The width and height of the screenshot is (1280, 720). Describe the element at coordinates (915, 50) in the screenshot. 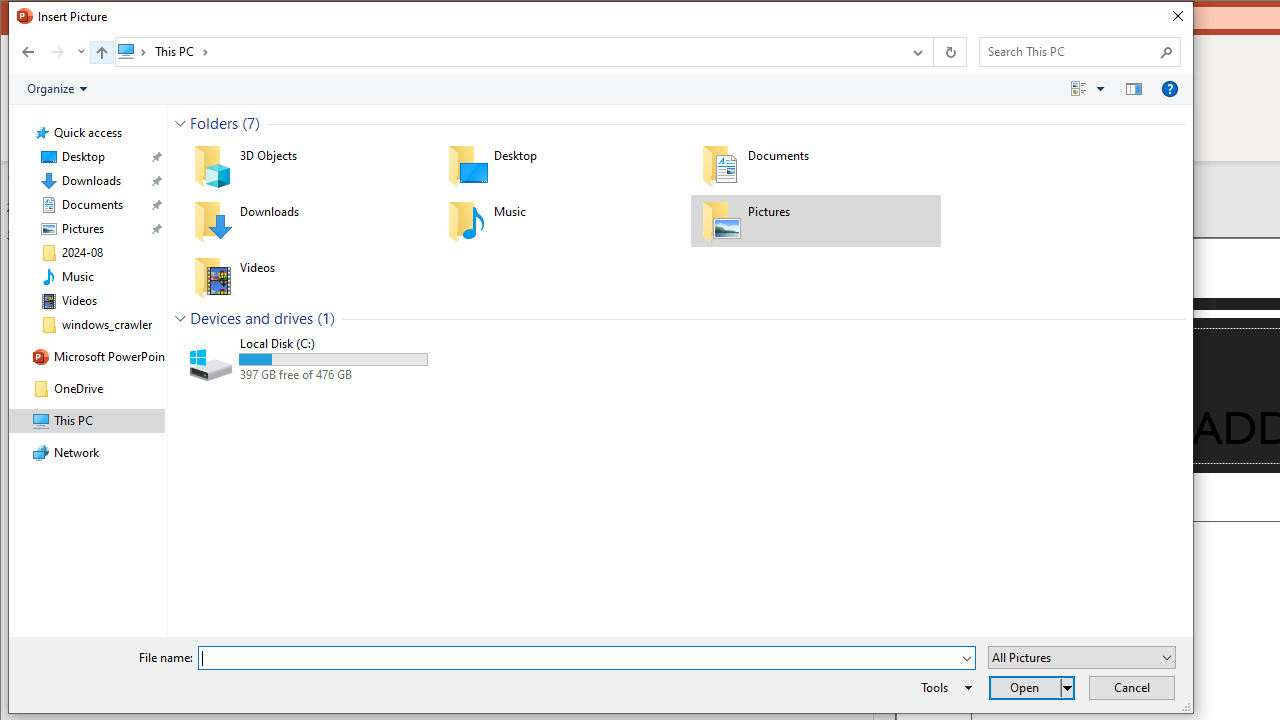

I see `'Previous Locations'` at that location.